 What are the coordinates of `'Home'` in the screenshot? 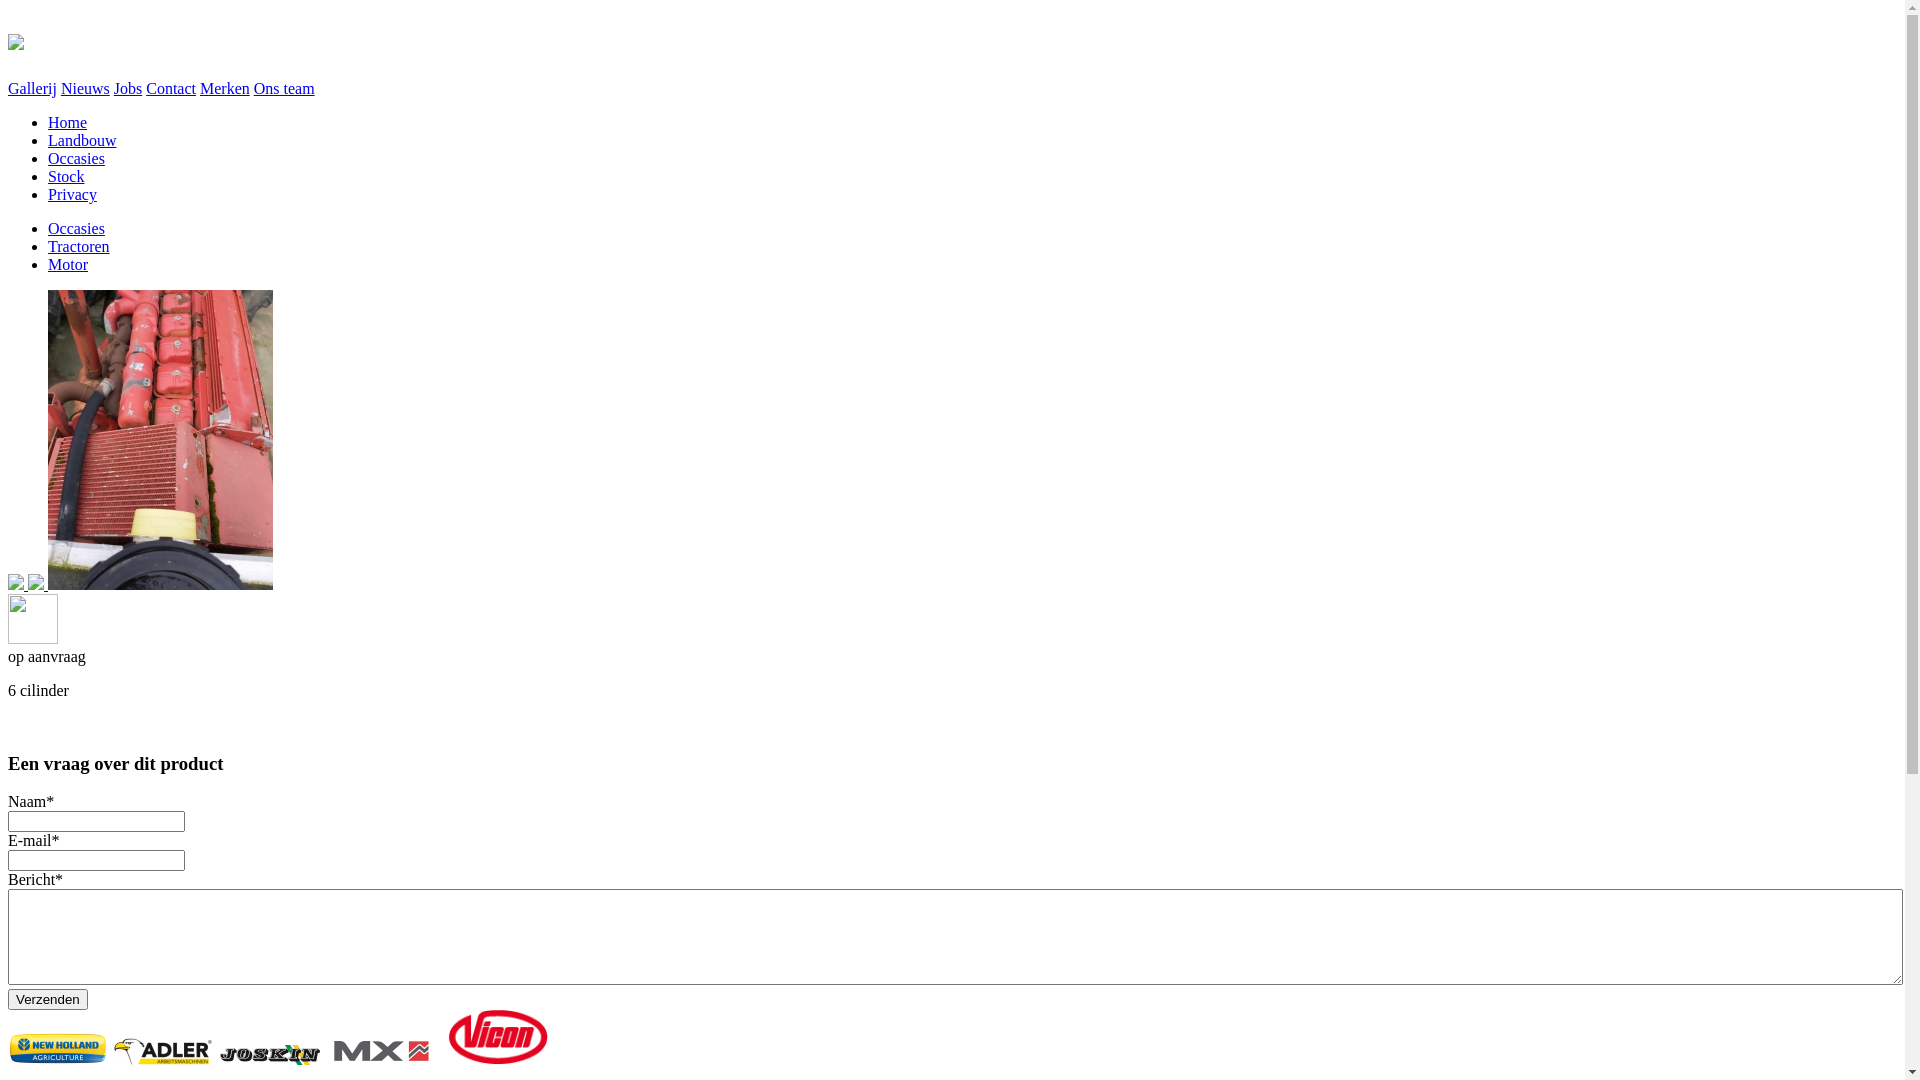 It's located at (67, 122).